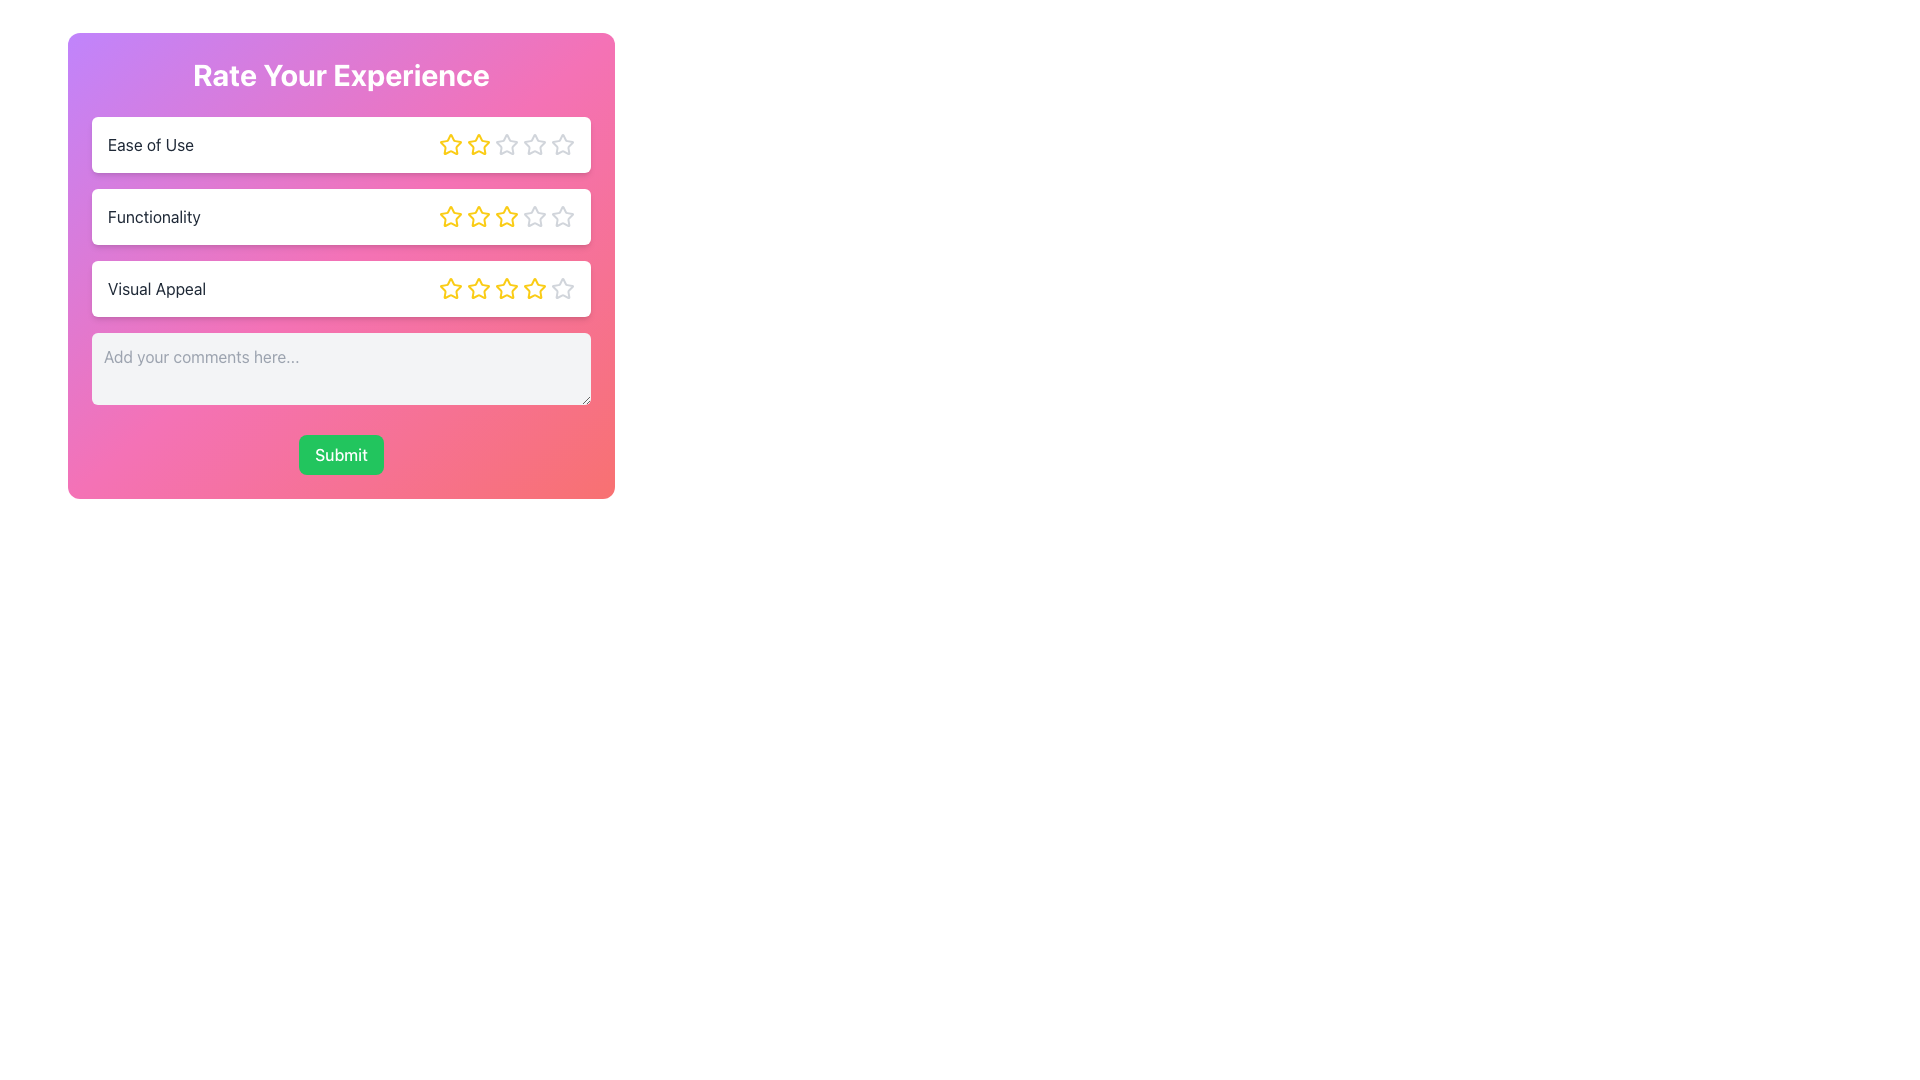 The image size is (1920, 1080). What do you see at coordinates (450, 216) in the screenshot?
I see `the first star button for rating 'Functionality' in the rating survey to provide a visual effect` at bounding box center [450, 216].